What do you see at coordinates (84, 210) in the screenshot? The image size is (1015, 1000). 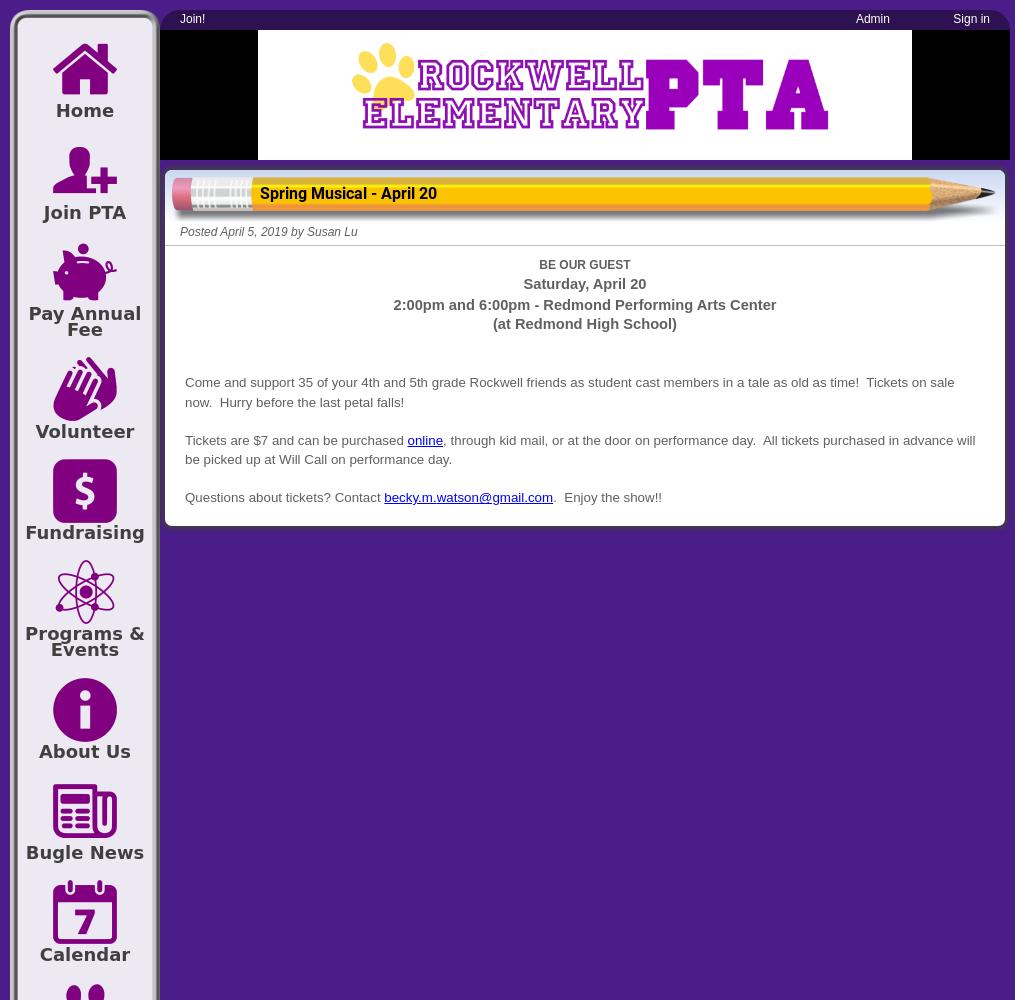 I see `'Join PTA'` at bounding box center [84, 210].